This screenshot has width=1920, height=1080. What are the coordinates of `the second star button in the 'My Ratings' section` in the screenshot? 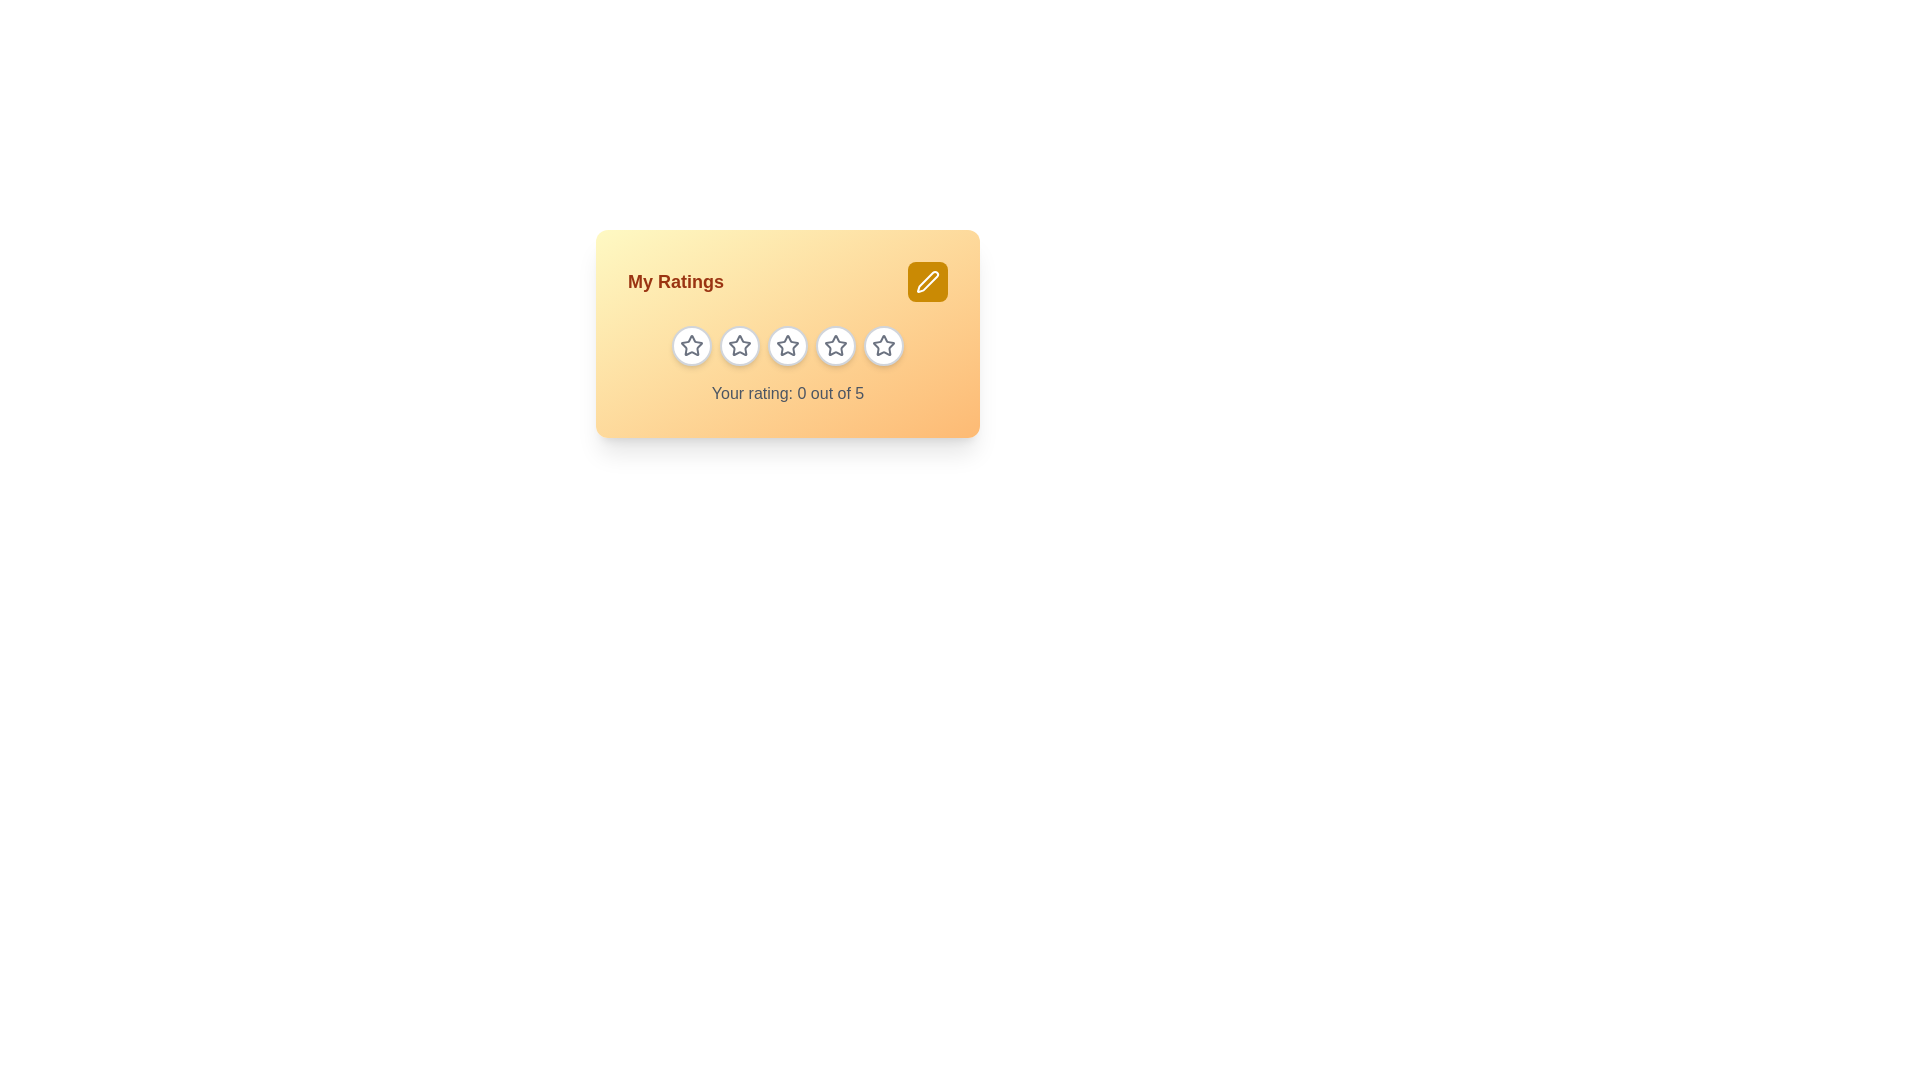 It's located at (738, 345).